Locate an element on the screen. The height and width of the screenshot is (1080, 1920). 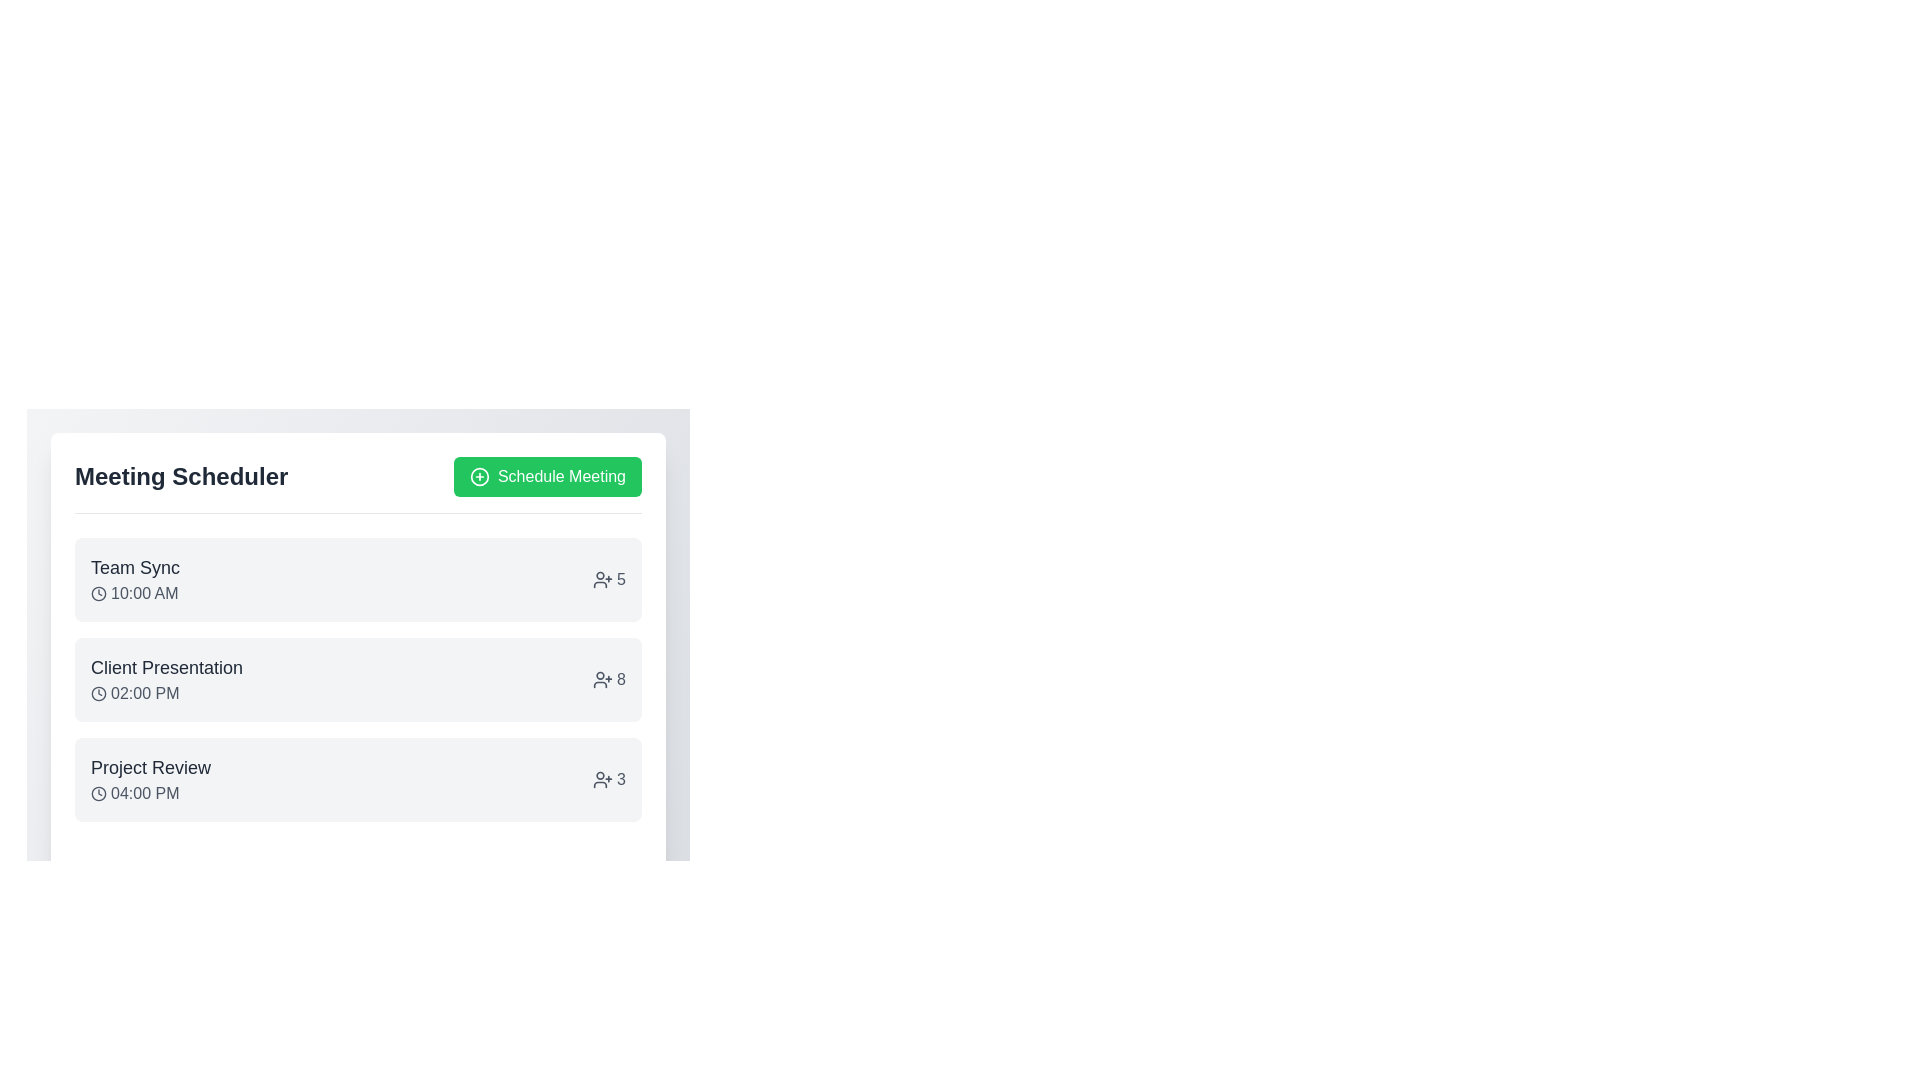
the SVG Circle icon which is part of the clock located to the left of the text '02:00 PM' is located at coordinates (98, 693).